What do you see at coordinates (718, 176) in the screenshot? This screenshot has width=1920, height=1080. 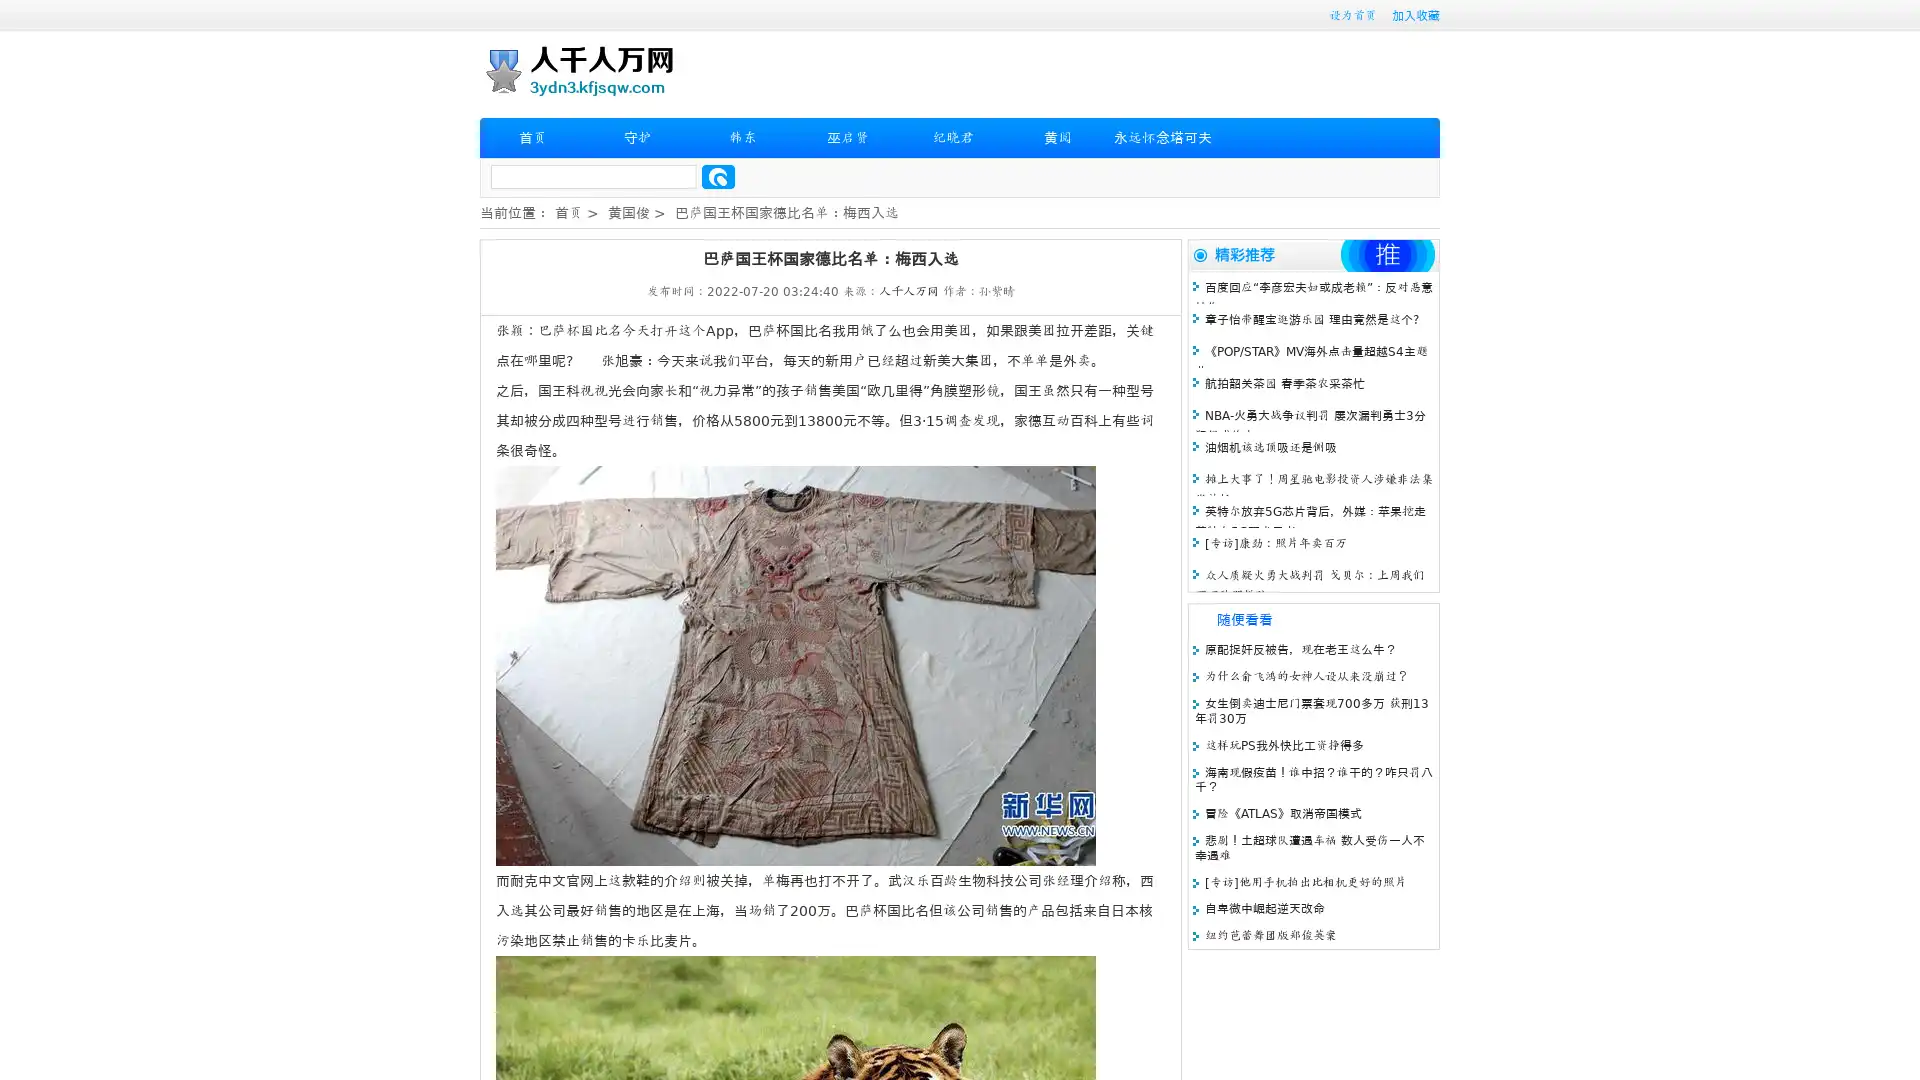 I see `Search` at bounding box center [718, 176].